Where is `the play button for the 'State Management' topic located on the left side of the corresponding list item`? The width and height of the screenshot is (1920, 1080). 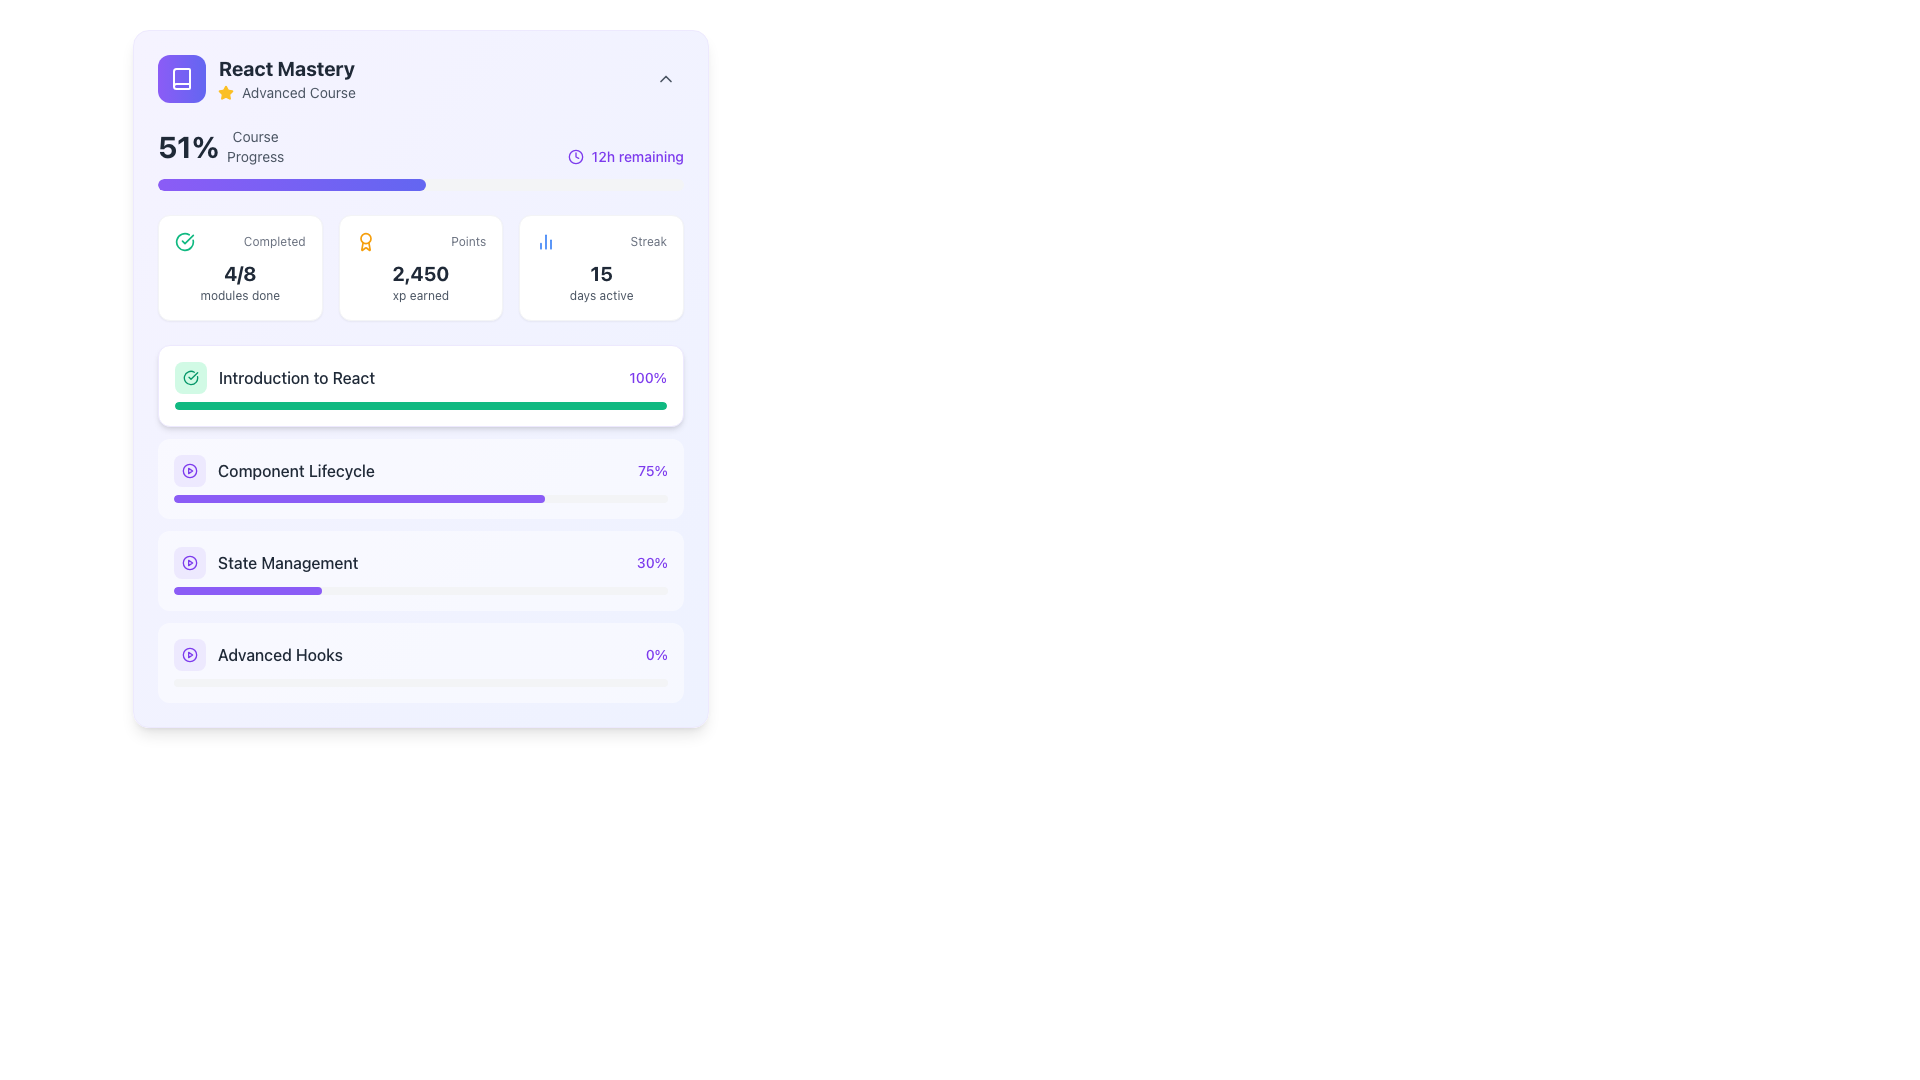 the play button for the 'State Management' topic located on the left side of the corresponding list item is located at coordinates (190, 563).